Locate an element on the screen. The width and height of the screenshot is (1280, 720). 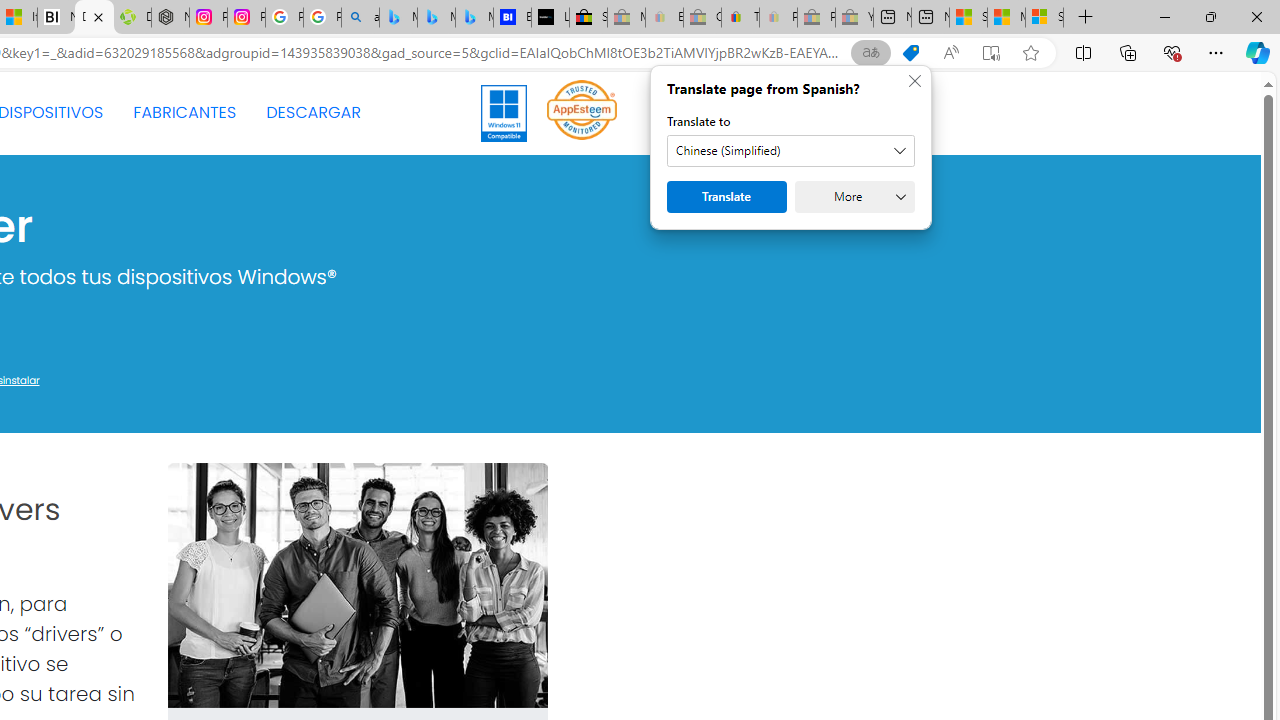
'FABRICANTES' is located at coordinates (184, 113).